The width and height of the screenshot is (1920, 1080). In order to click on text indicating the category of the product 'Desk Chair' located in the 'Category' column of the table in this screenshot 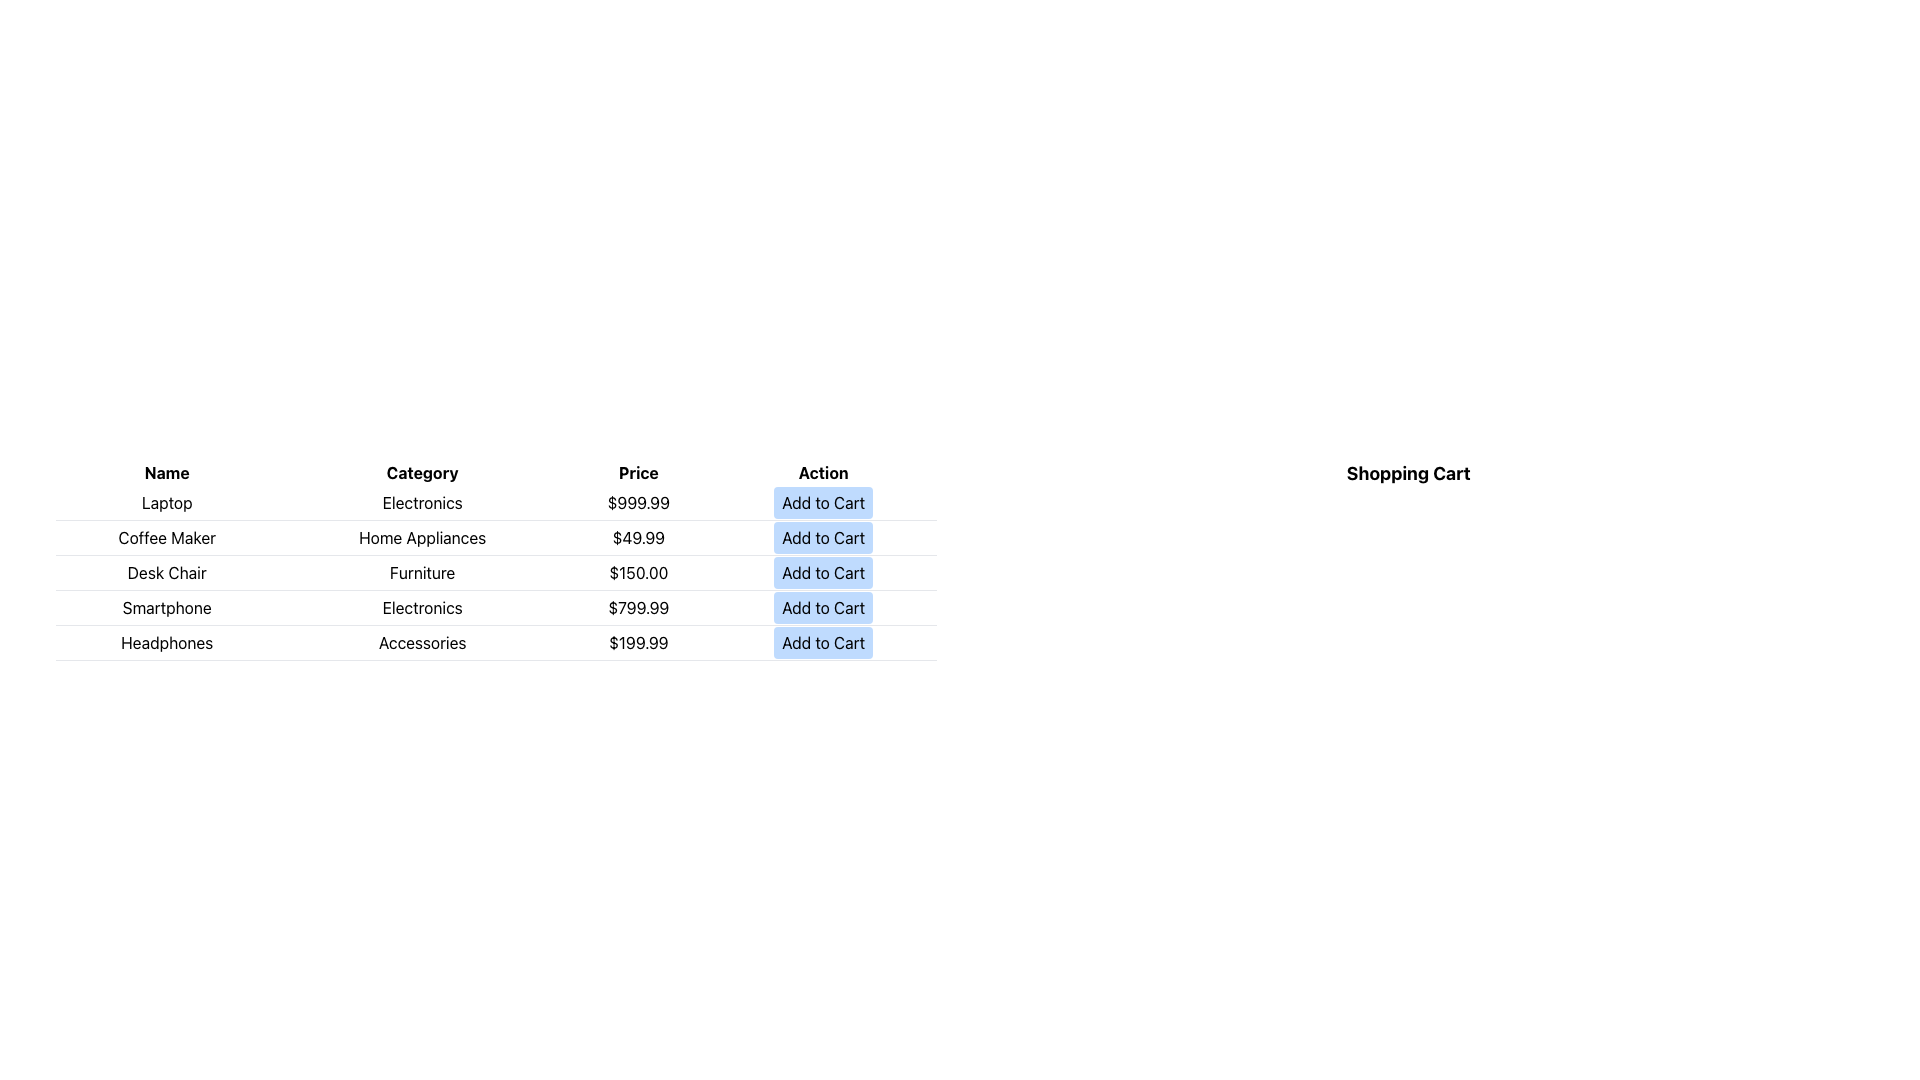, I will do `click(421, 573)`.